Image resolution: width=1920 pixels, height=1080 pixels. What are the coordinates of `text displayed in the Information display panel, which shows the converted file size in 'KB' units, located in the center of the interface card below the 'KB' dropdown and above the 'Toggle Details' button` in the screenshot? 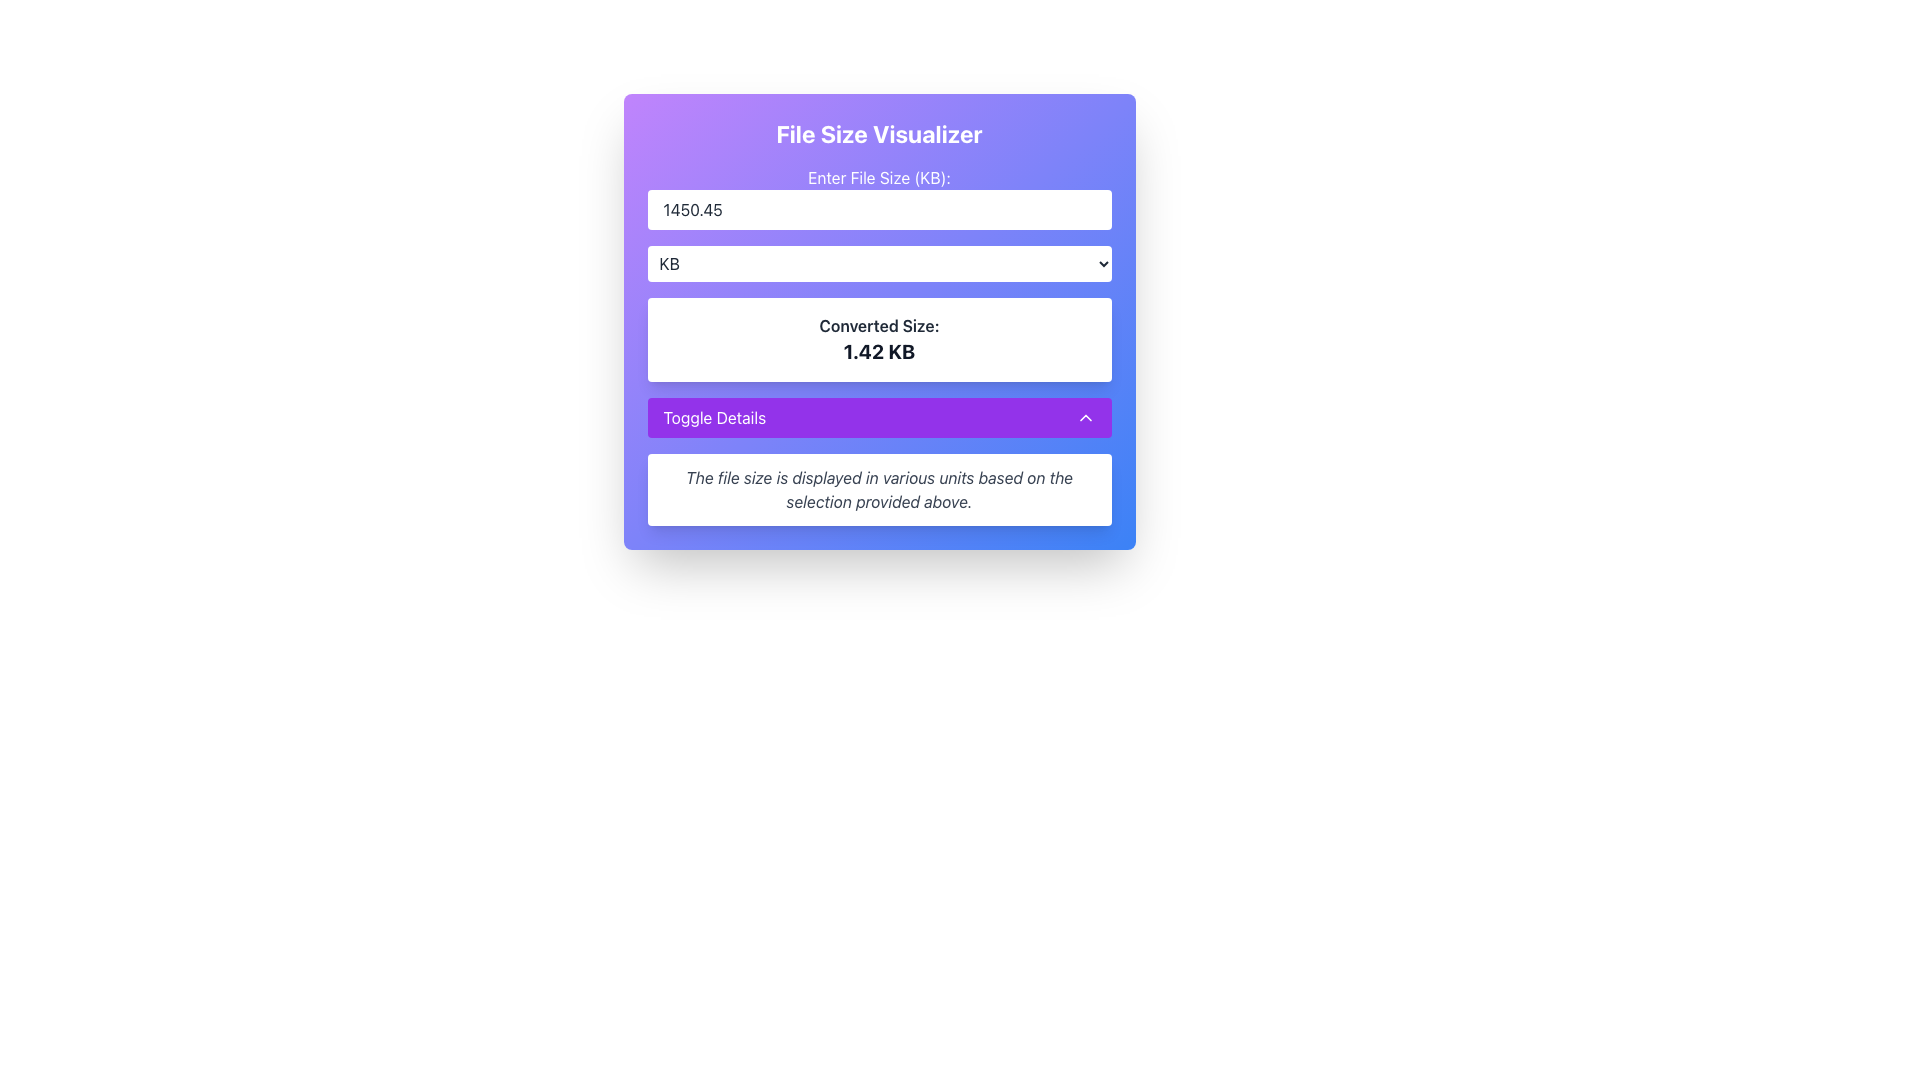 It's located at (879, 338).